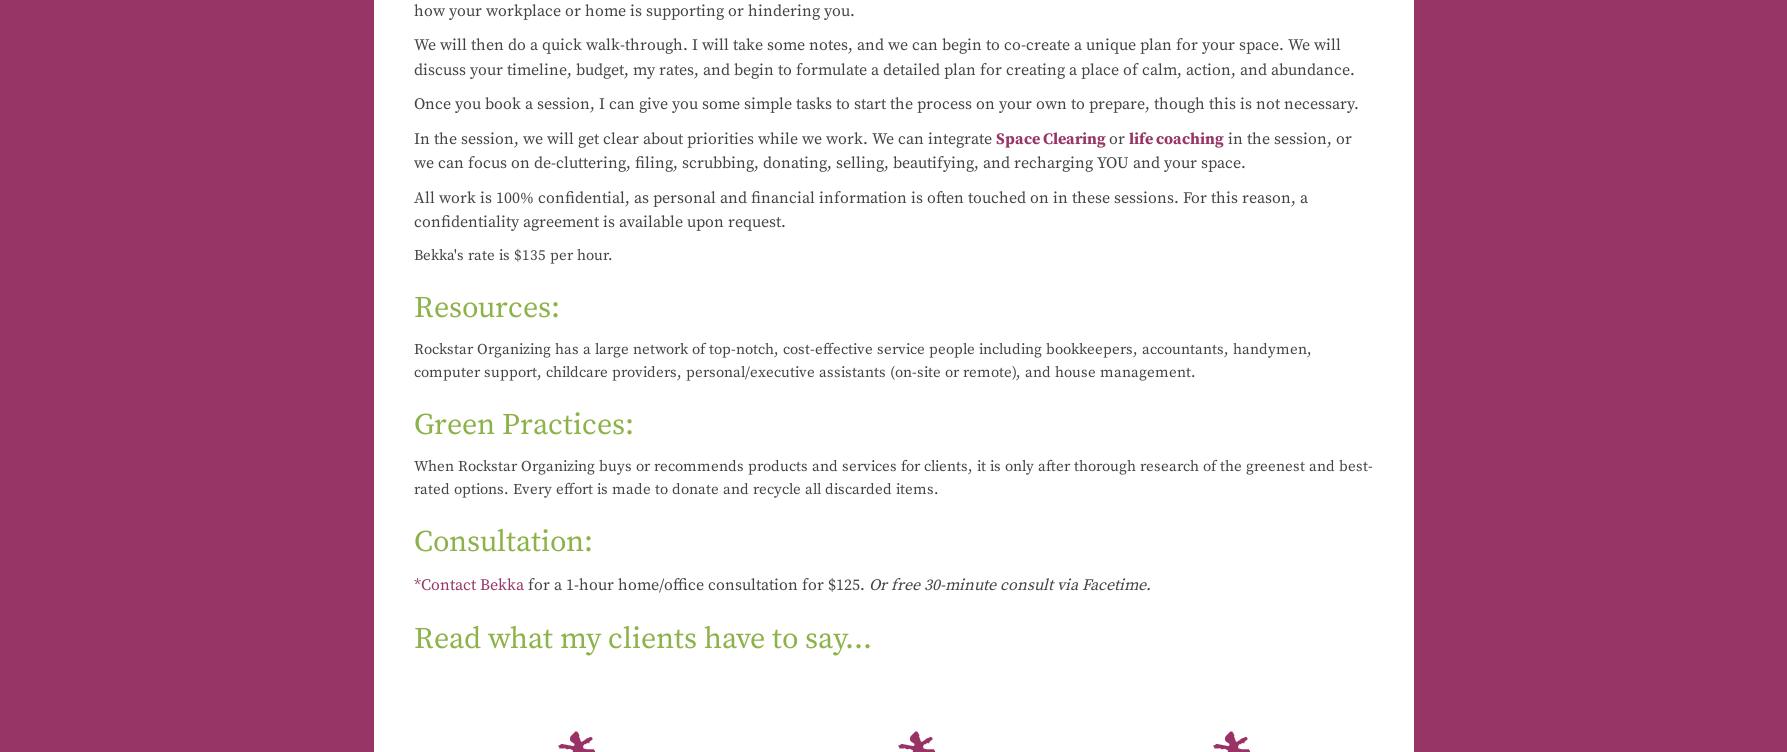 The height and width of the screenshot is (752, 1787). Describe the element at coordinates (694, 584) in the screenshot. I see `'for a 1-hour home/office consultation for $125.'` at that location.